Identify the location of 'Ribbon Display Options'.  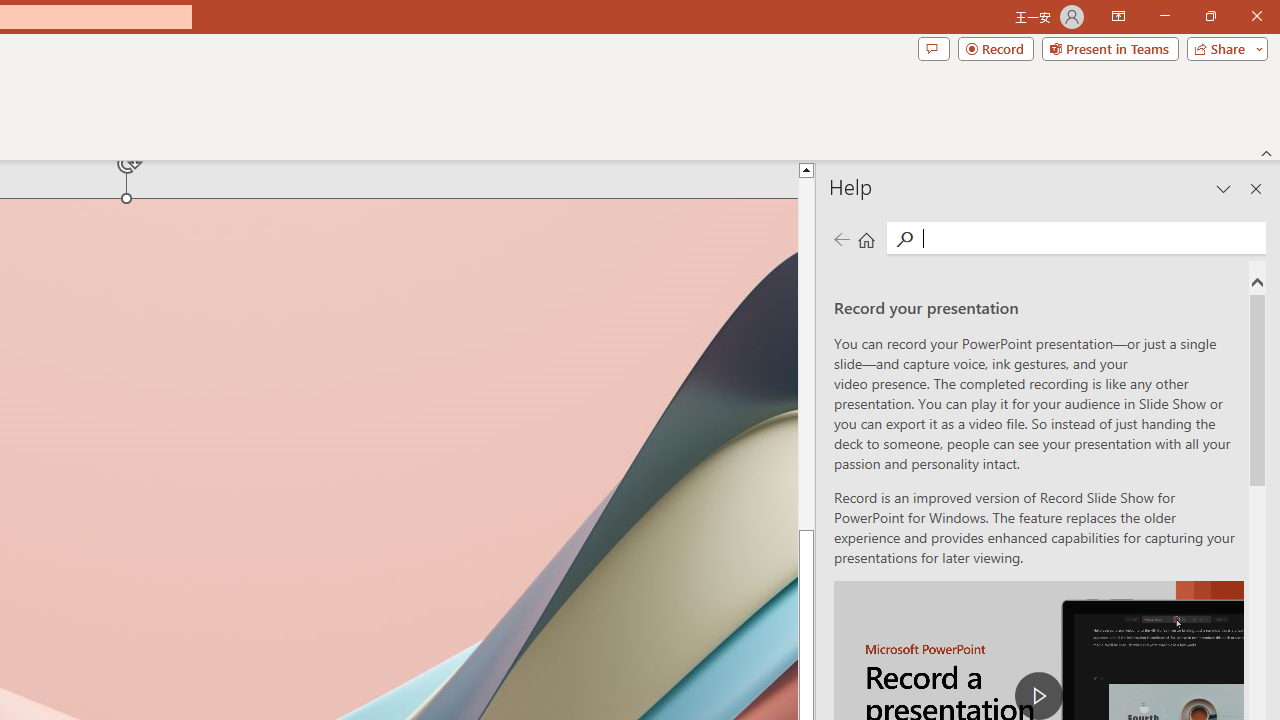
(1117, 16).